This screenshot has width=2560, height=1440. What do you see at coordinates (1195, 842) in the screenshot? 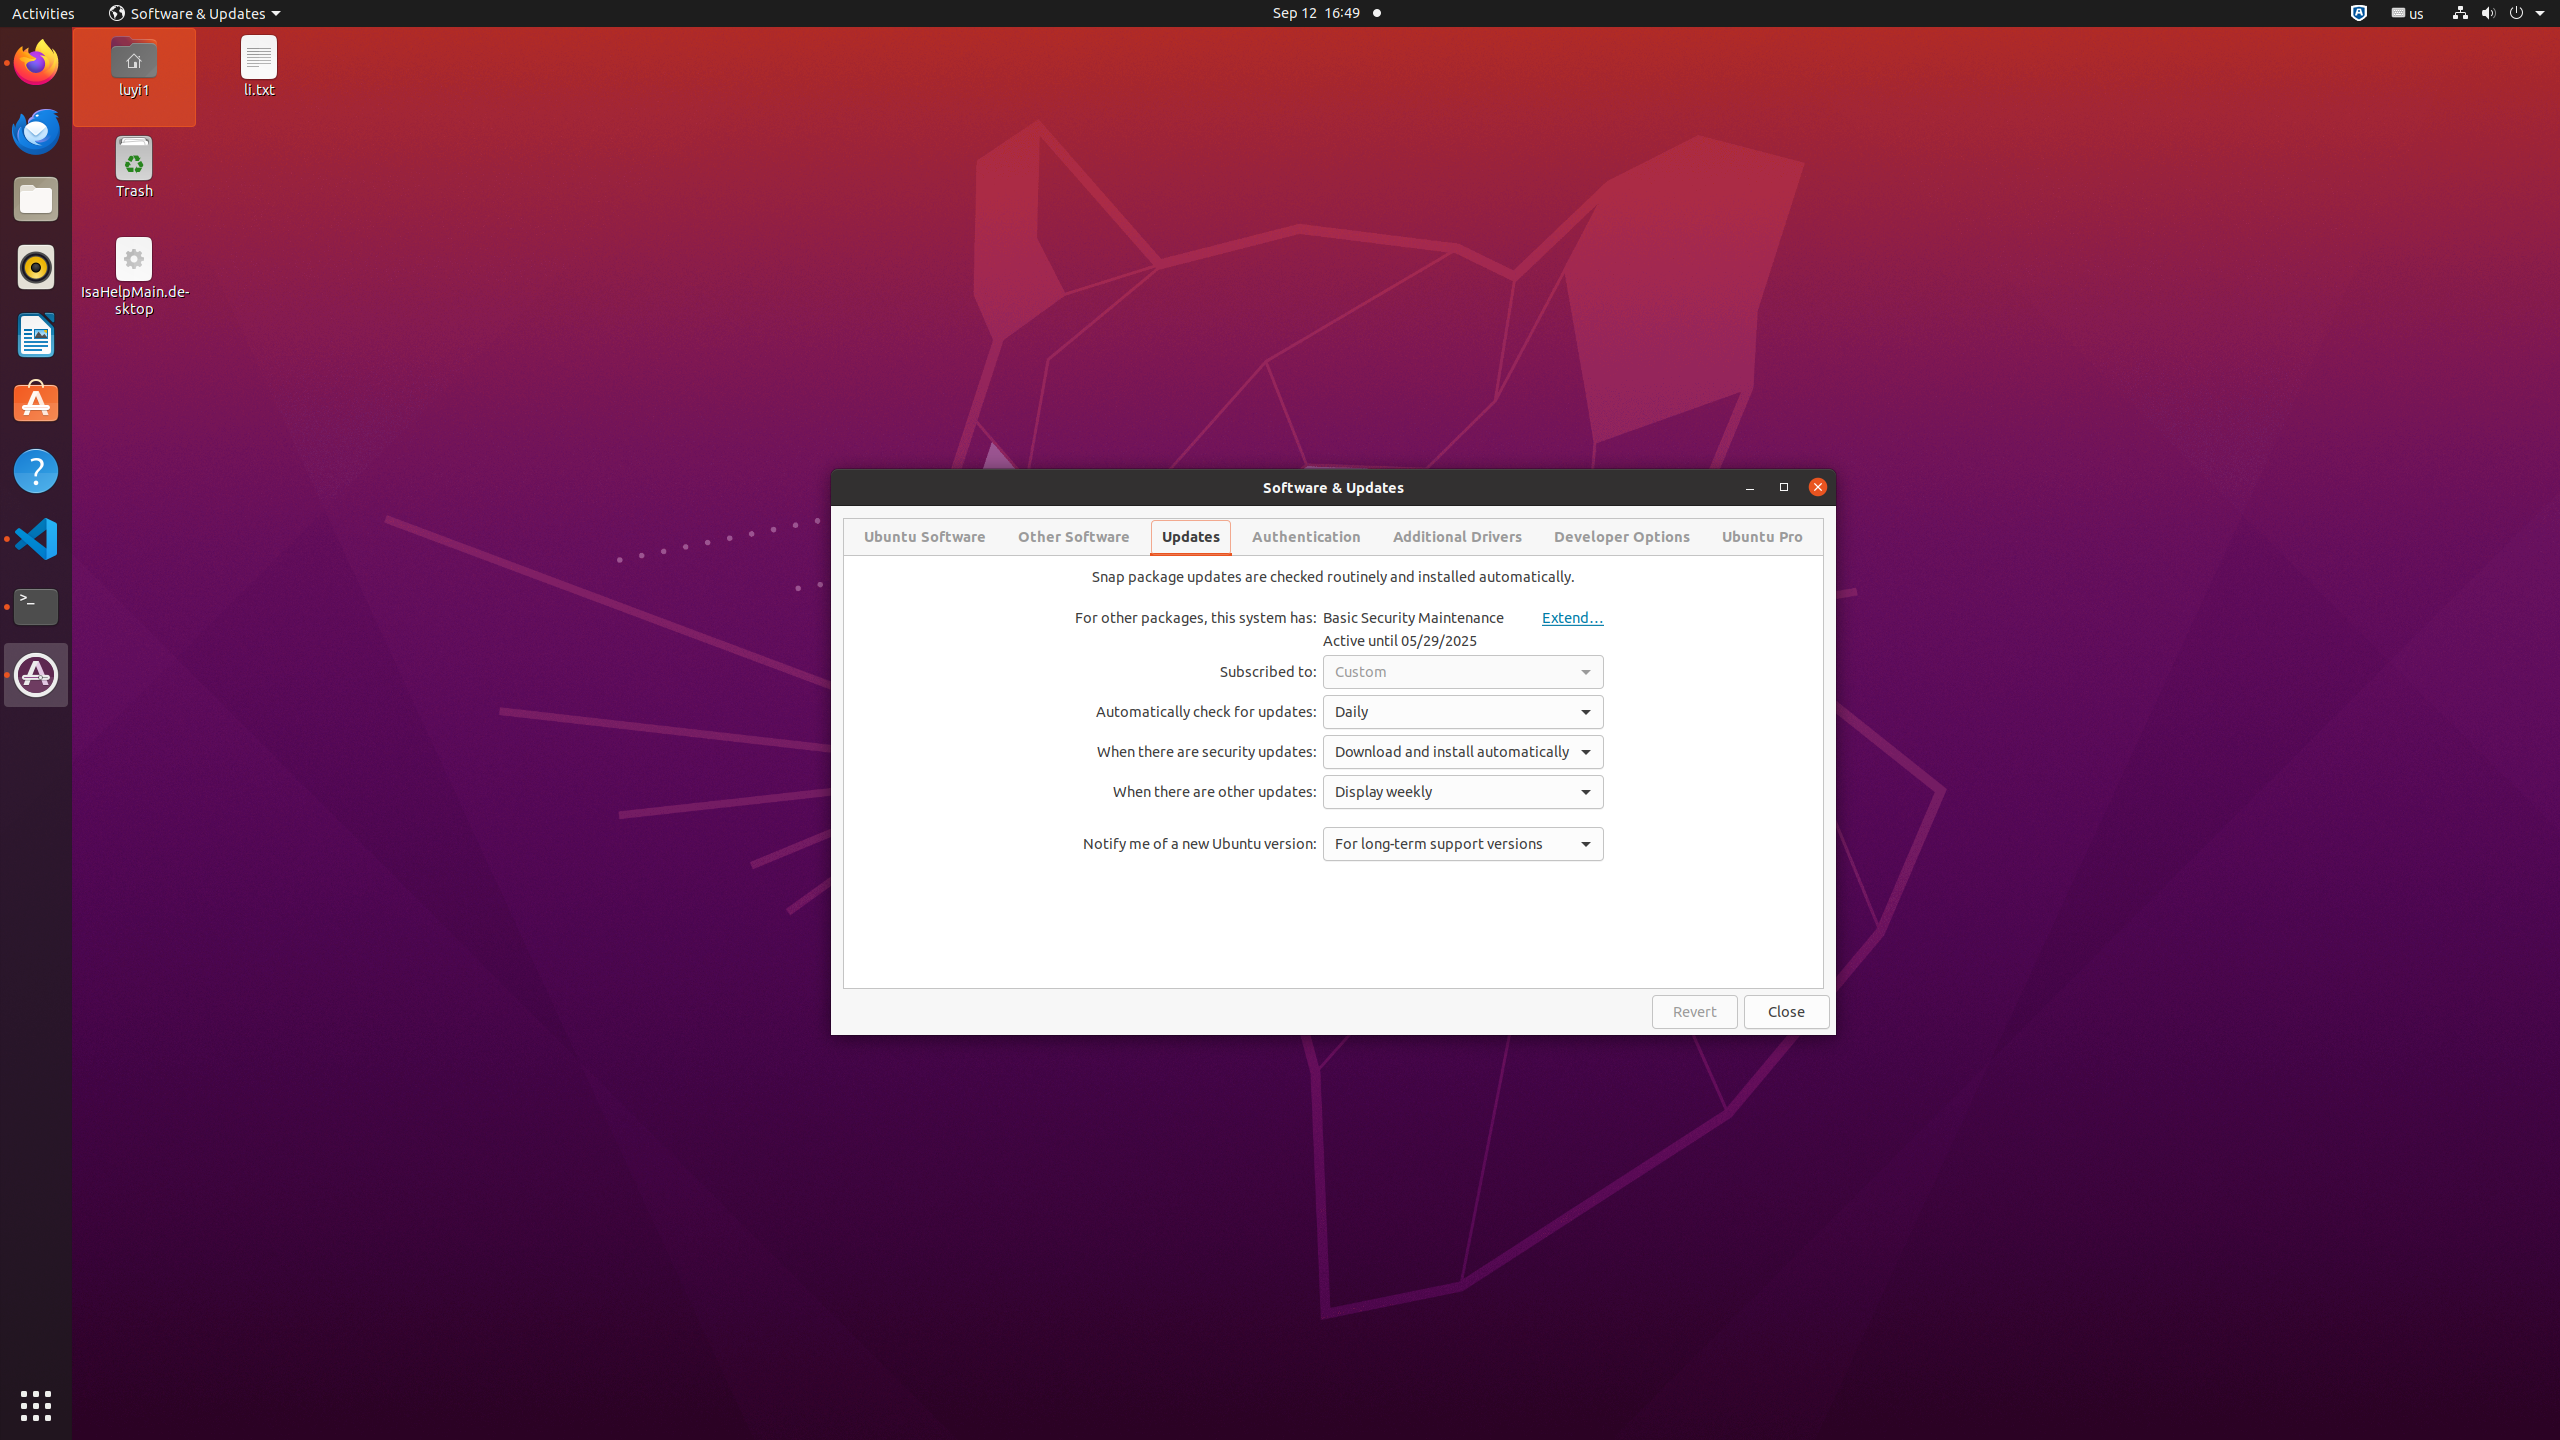
I see `'Notify me of a new Ubuntu version:'` at bounding box center [1195, 842].